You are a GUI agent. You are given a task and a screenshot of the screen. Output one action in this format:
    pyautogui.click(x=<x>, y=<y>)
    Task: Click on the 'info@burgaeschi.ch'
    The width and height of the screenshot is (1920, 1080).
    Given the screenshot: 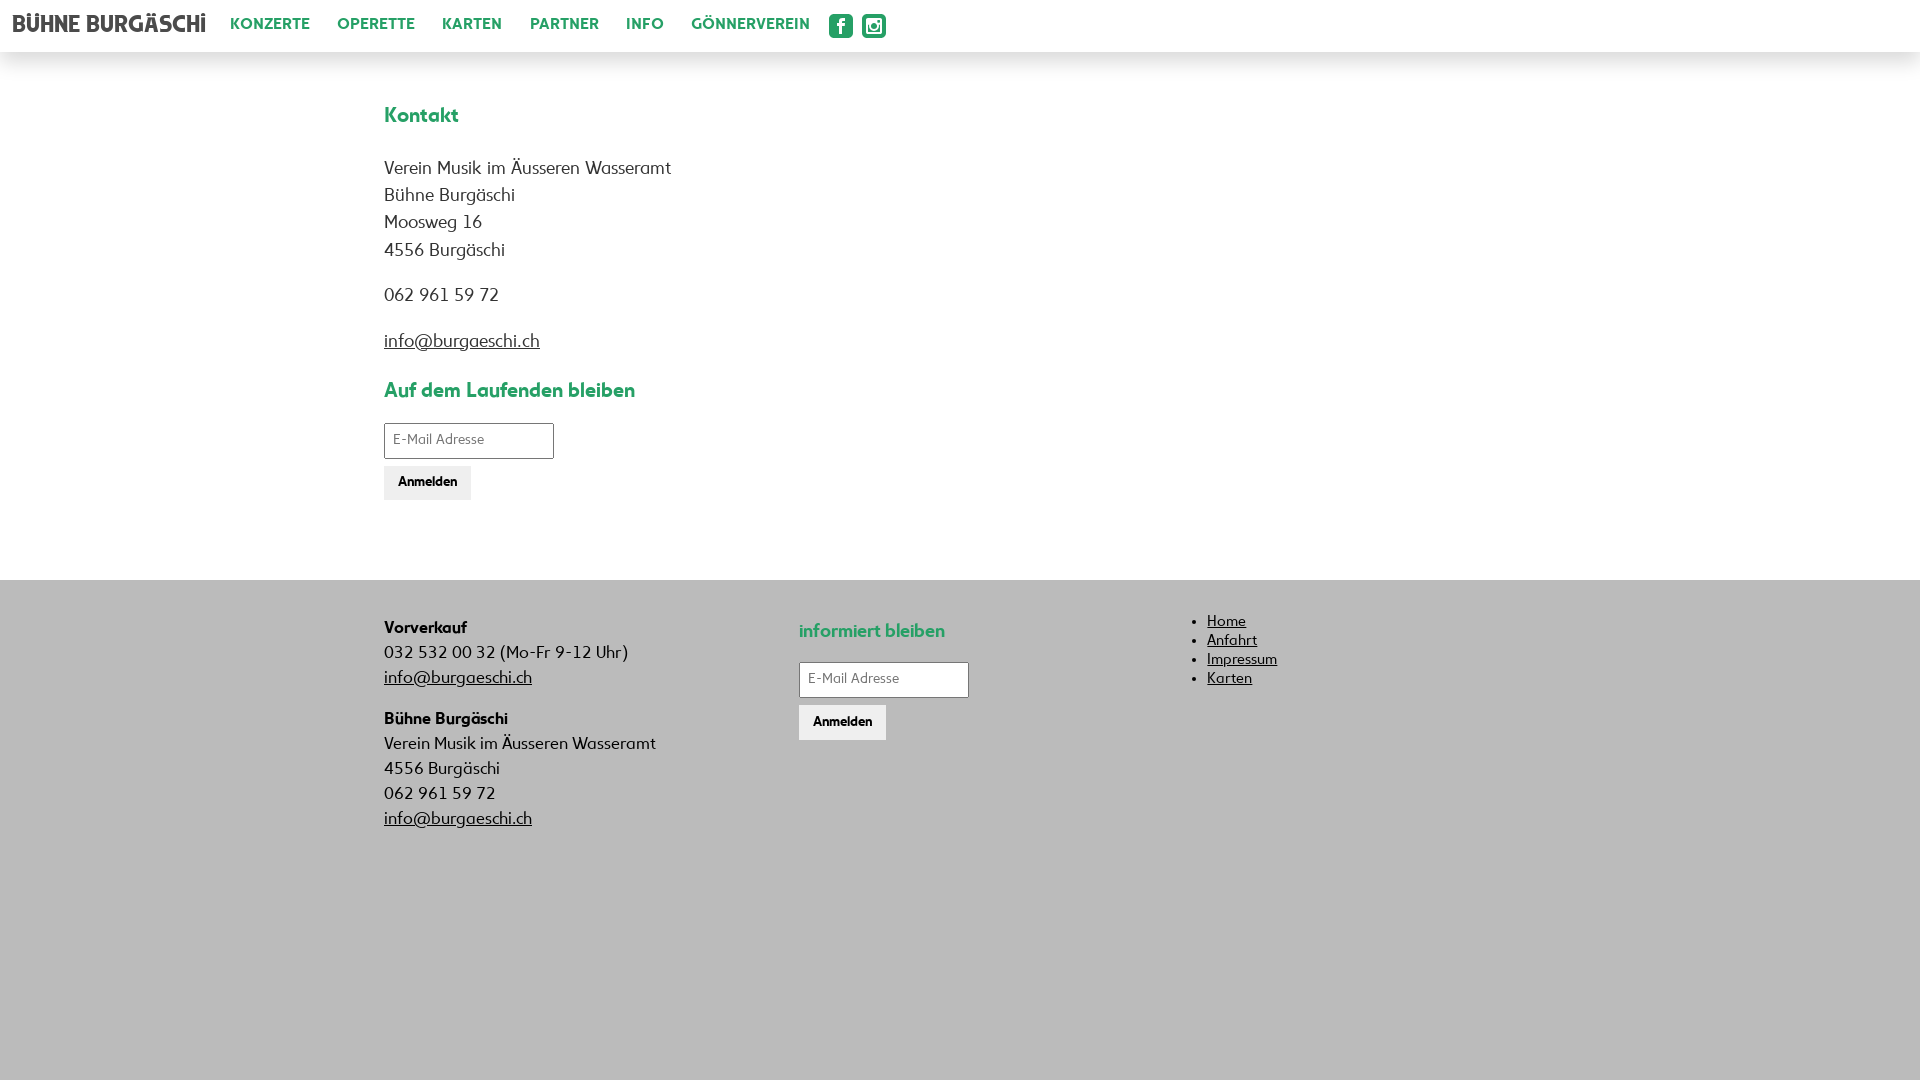 What is the action you would take?
    pyautogui.click(x=456, y=820)
    